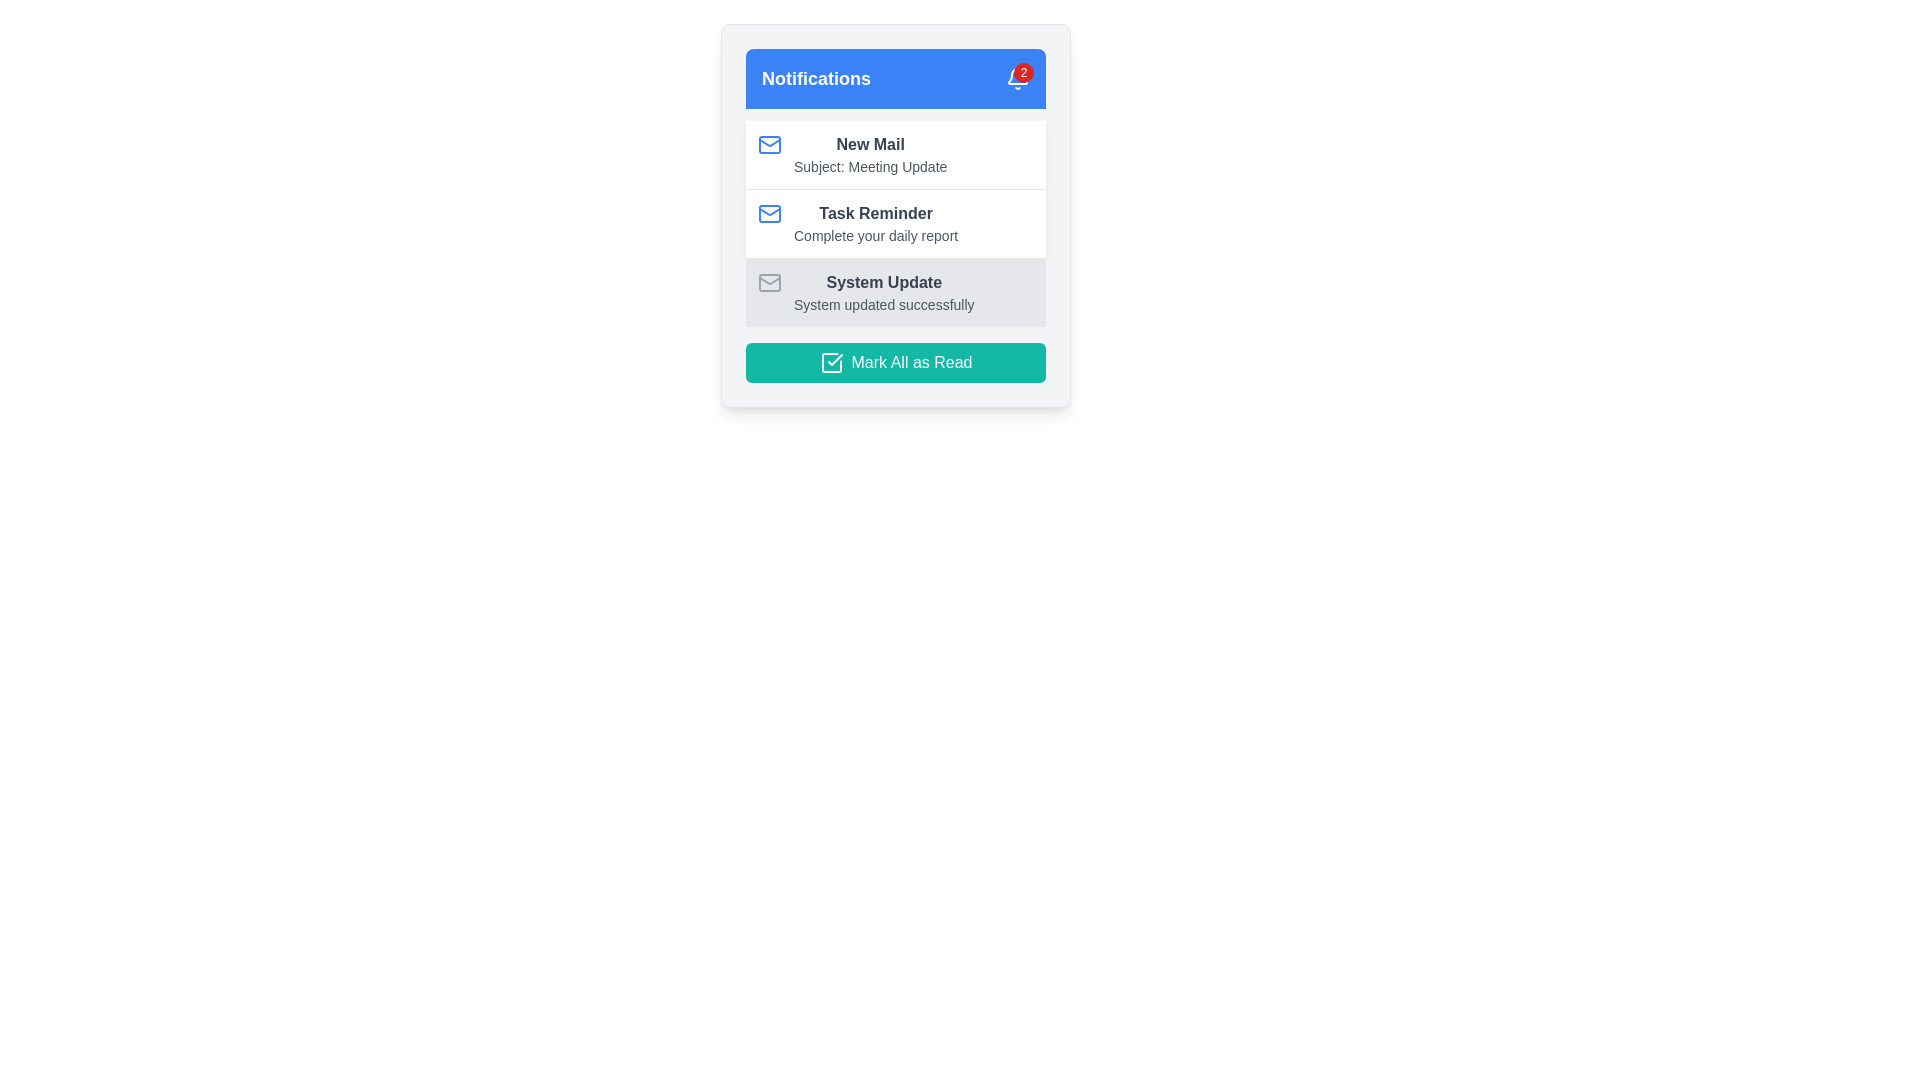 This screenshot has width=1920, height=1080. I want to click on the Notification item that has a white background with the text 'Task Reminder' in bold dark gray and 'Complete your daily report' in smaller light gray, accompanied by a blue-tinted envelope icon, so click(895, 223).